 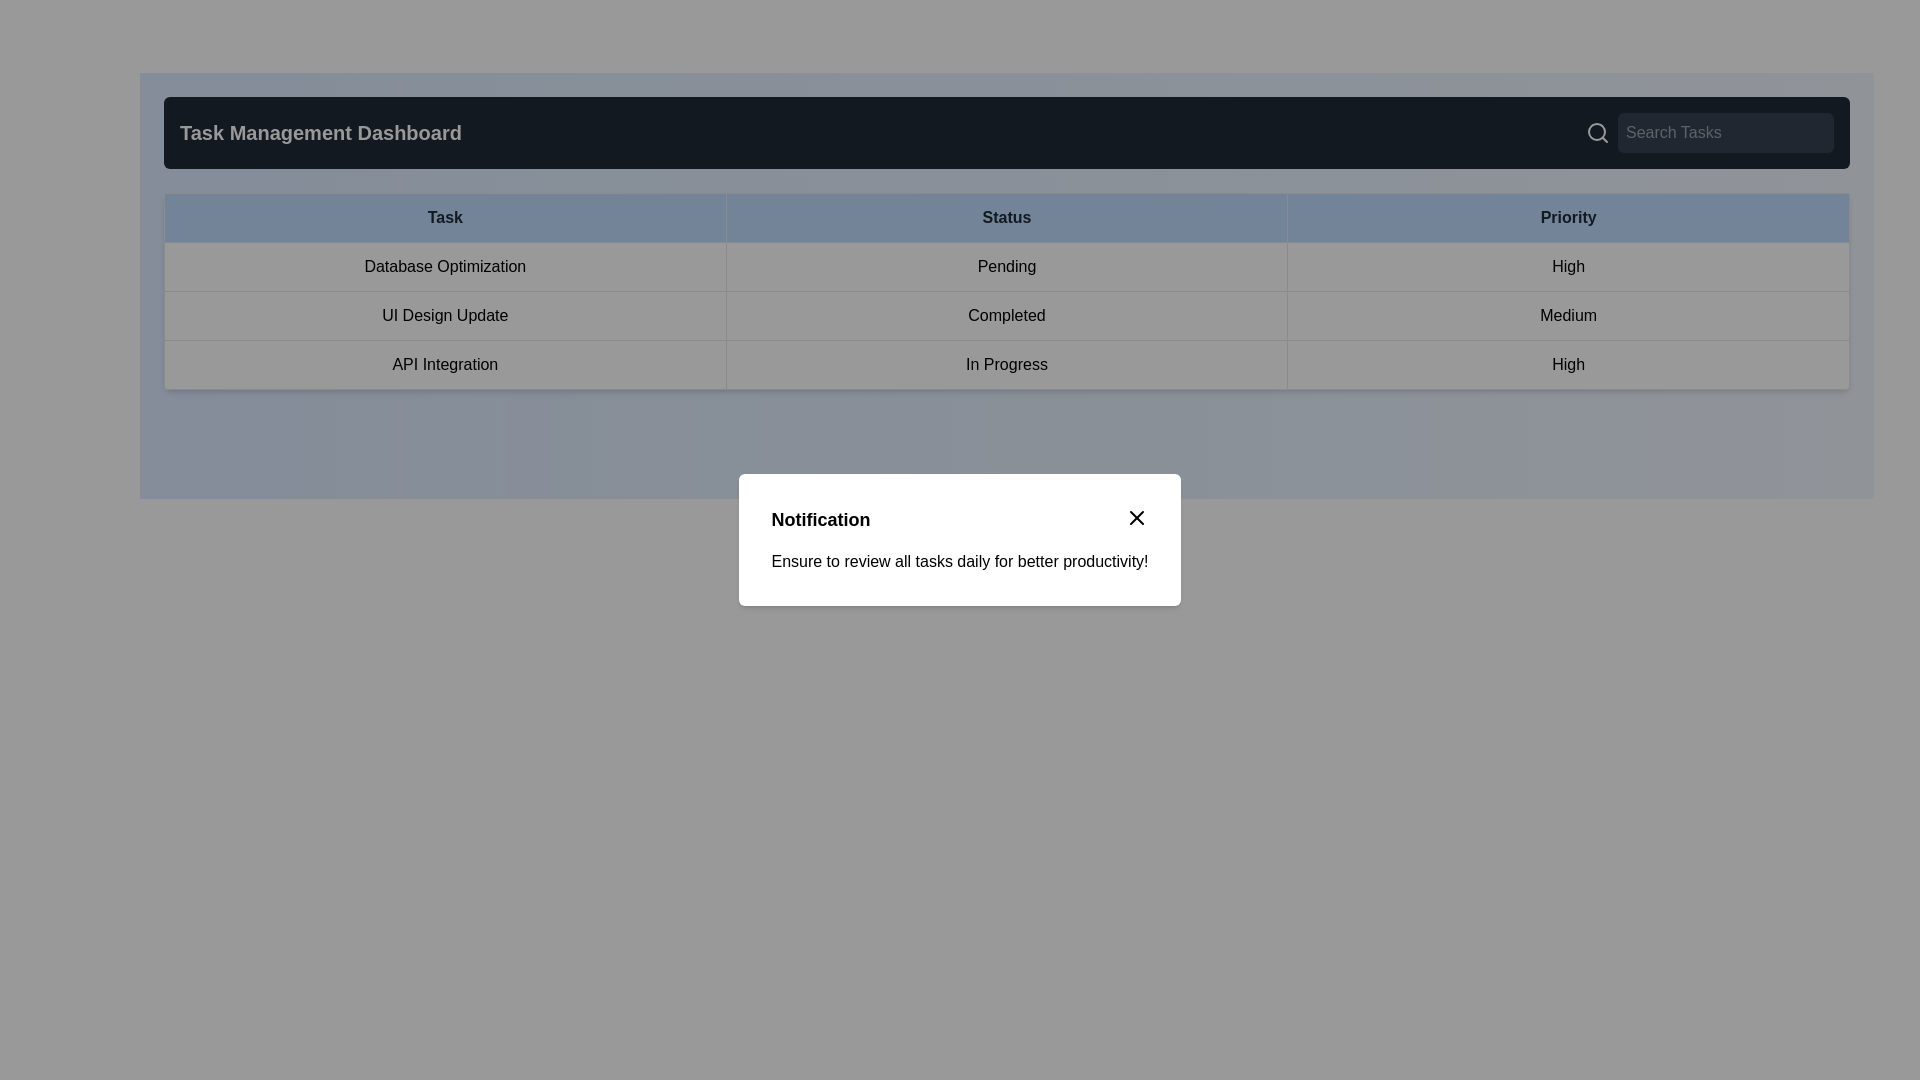 I want to click on the text label 'High' in the 'Priority' column of the task row labeled 'API Integration', which is displayed in bold and has a light grey background, so click(x=1567, y=365).